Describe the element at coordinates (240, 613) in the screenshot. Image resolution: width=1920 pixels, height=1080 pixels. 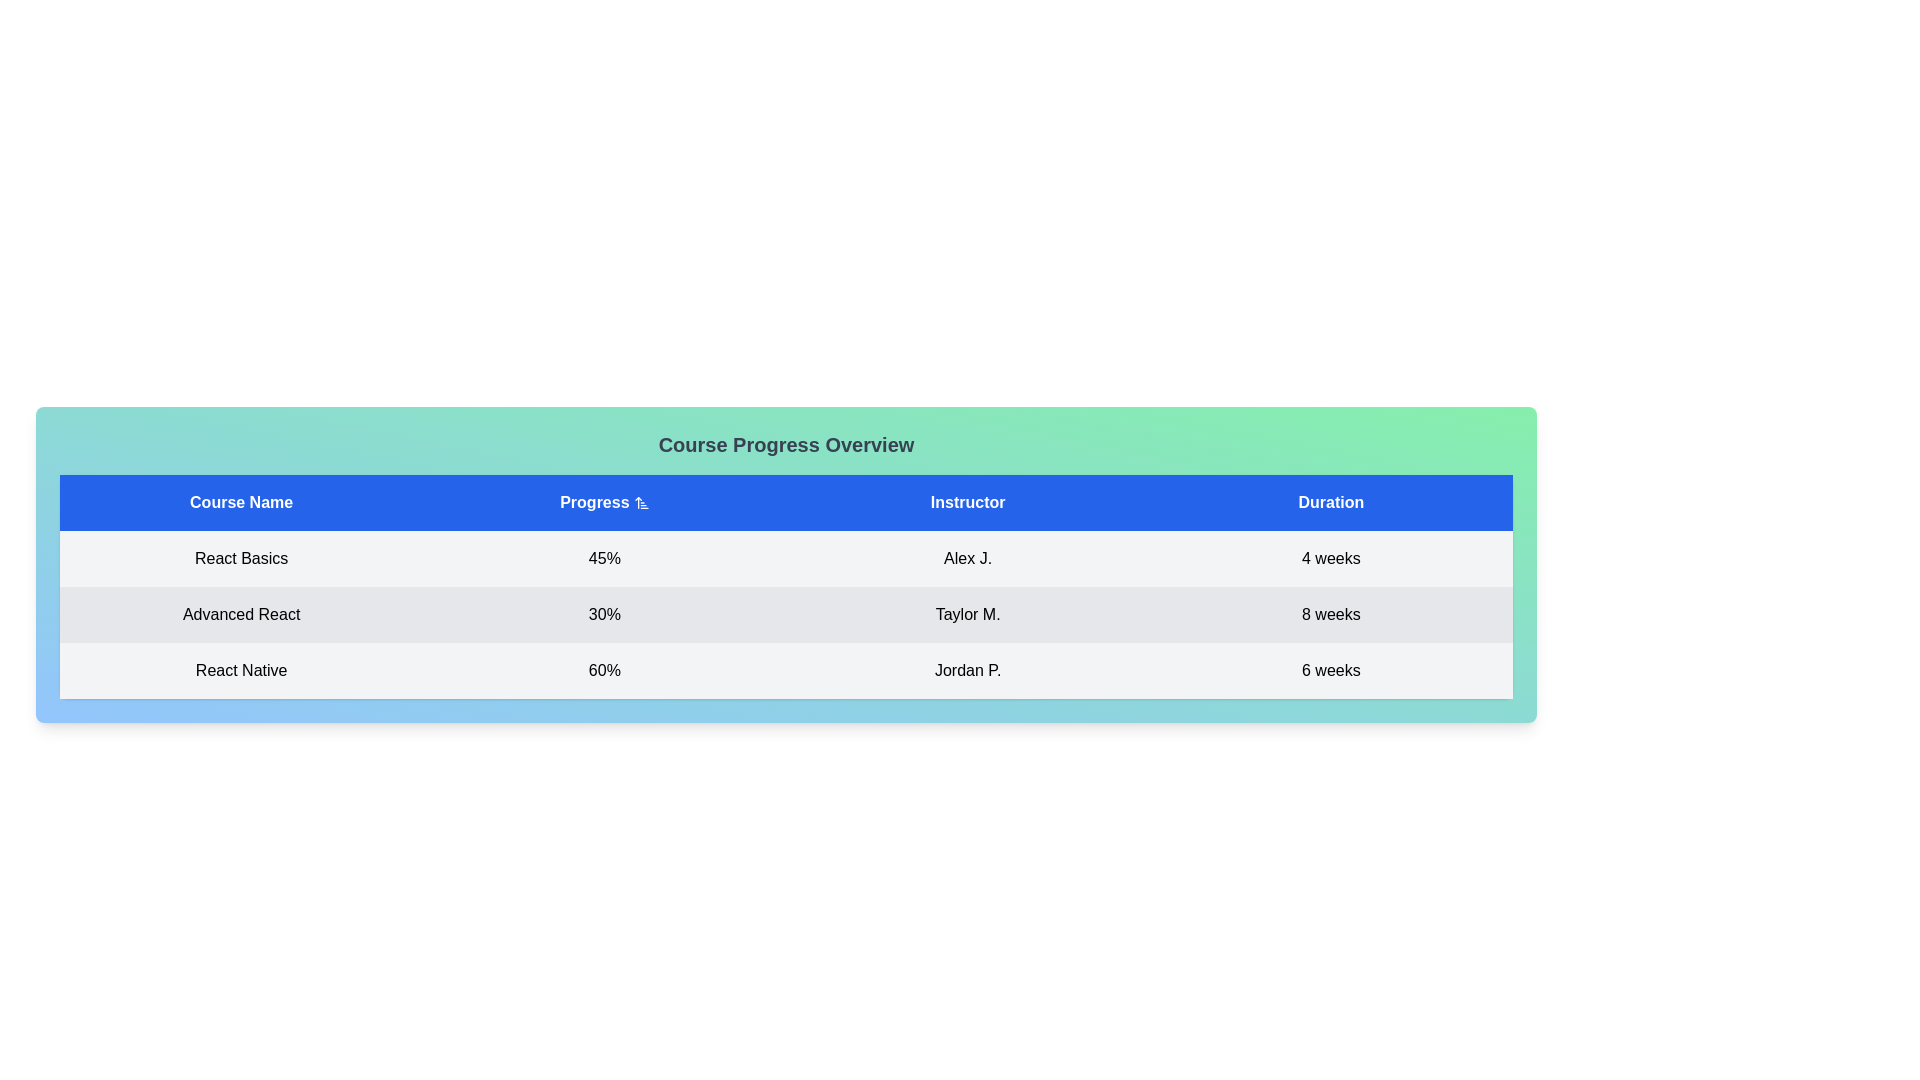
I see `the static text representing the course name in the second row of the course progress table, located under the 'Course Progress Overview' heading` at that location.